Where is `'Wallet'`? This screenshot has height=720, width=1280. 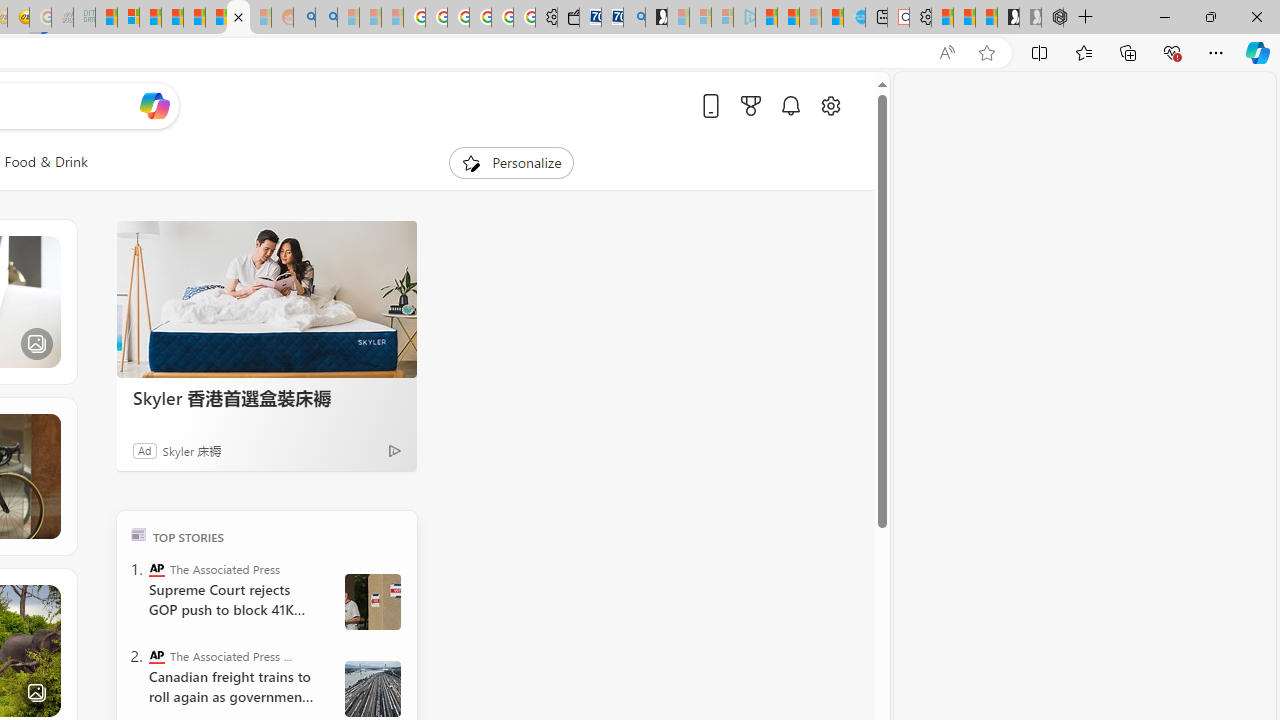 'Wallet' is located at coordinates (567, 17).